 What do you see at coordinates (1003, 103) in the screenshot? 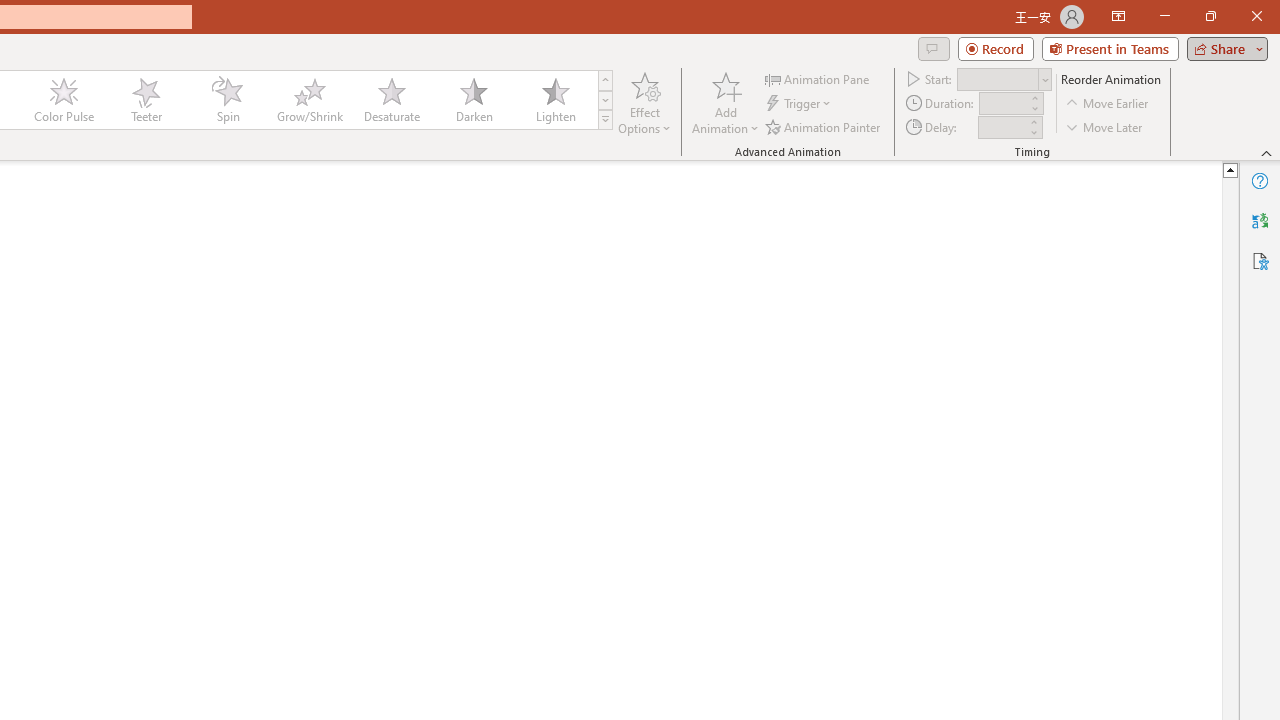
I see `'Animation Duration'` at bounding box center [1003, 103].